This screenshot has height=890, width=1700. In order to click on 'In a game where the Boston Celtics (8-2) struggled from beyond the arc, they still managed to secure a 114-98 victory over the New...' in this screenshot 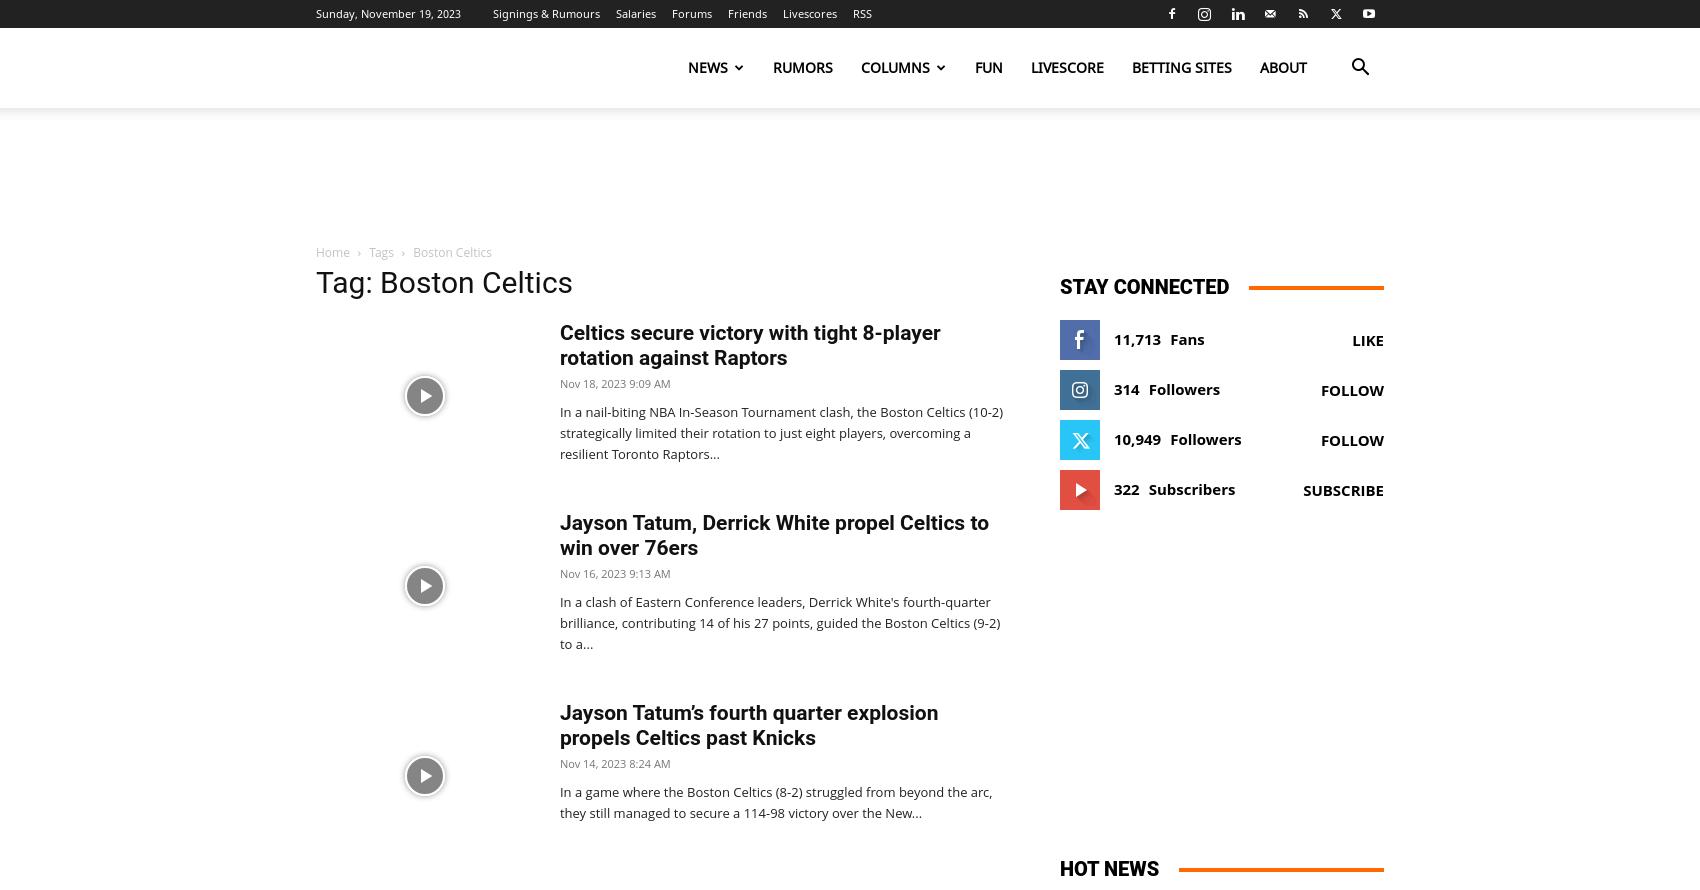, I will do `click(775, 802)`.